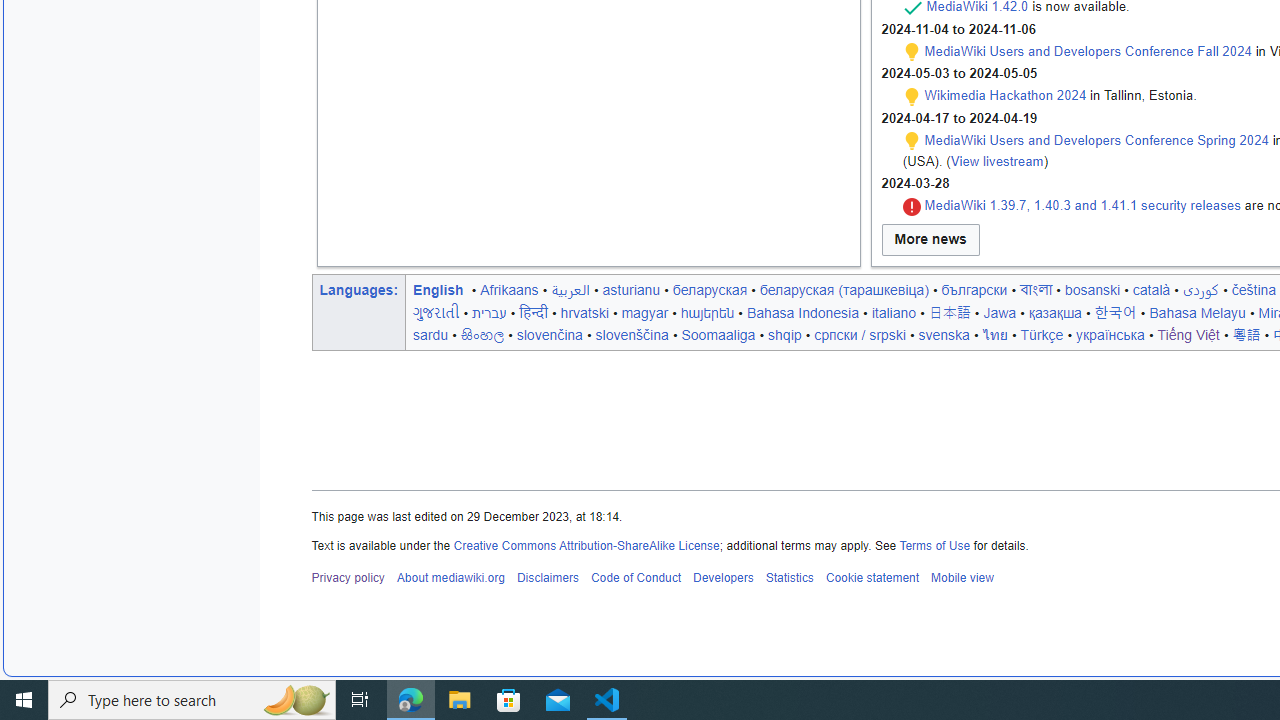 The height and width of the screenshot is (720, 1280). I want to click on 'Privacy policy', so click(348, 578).